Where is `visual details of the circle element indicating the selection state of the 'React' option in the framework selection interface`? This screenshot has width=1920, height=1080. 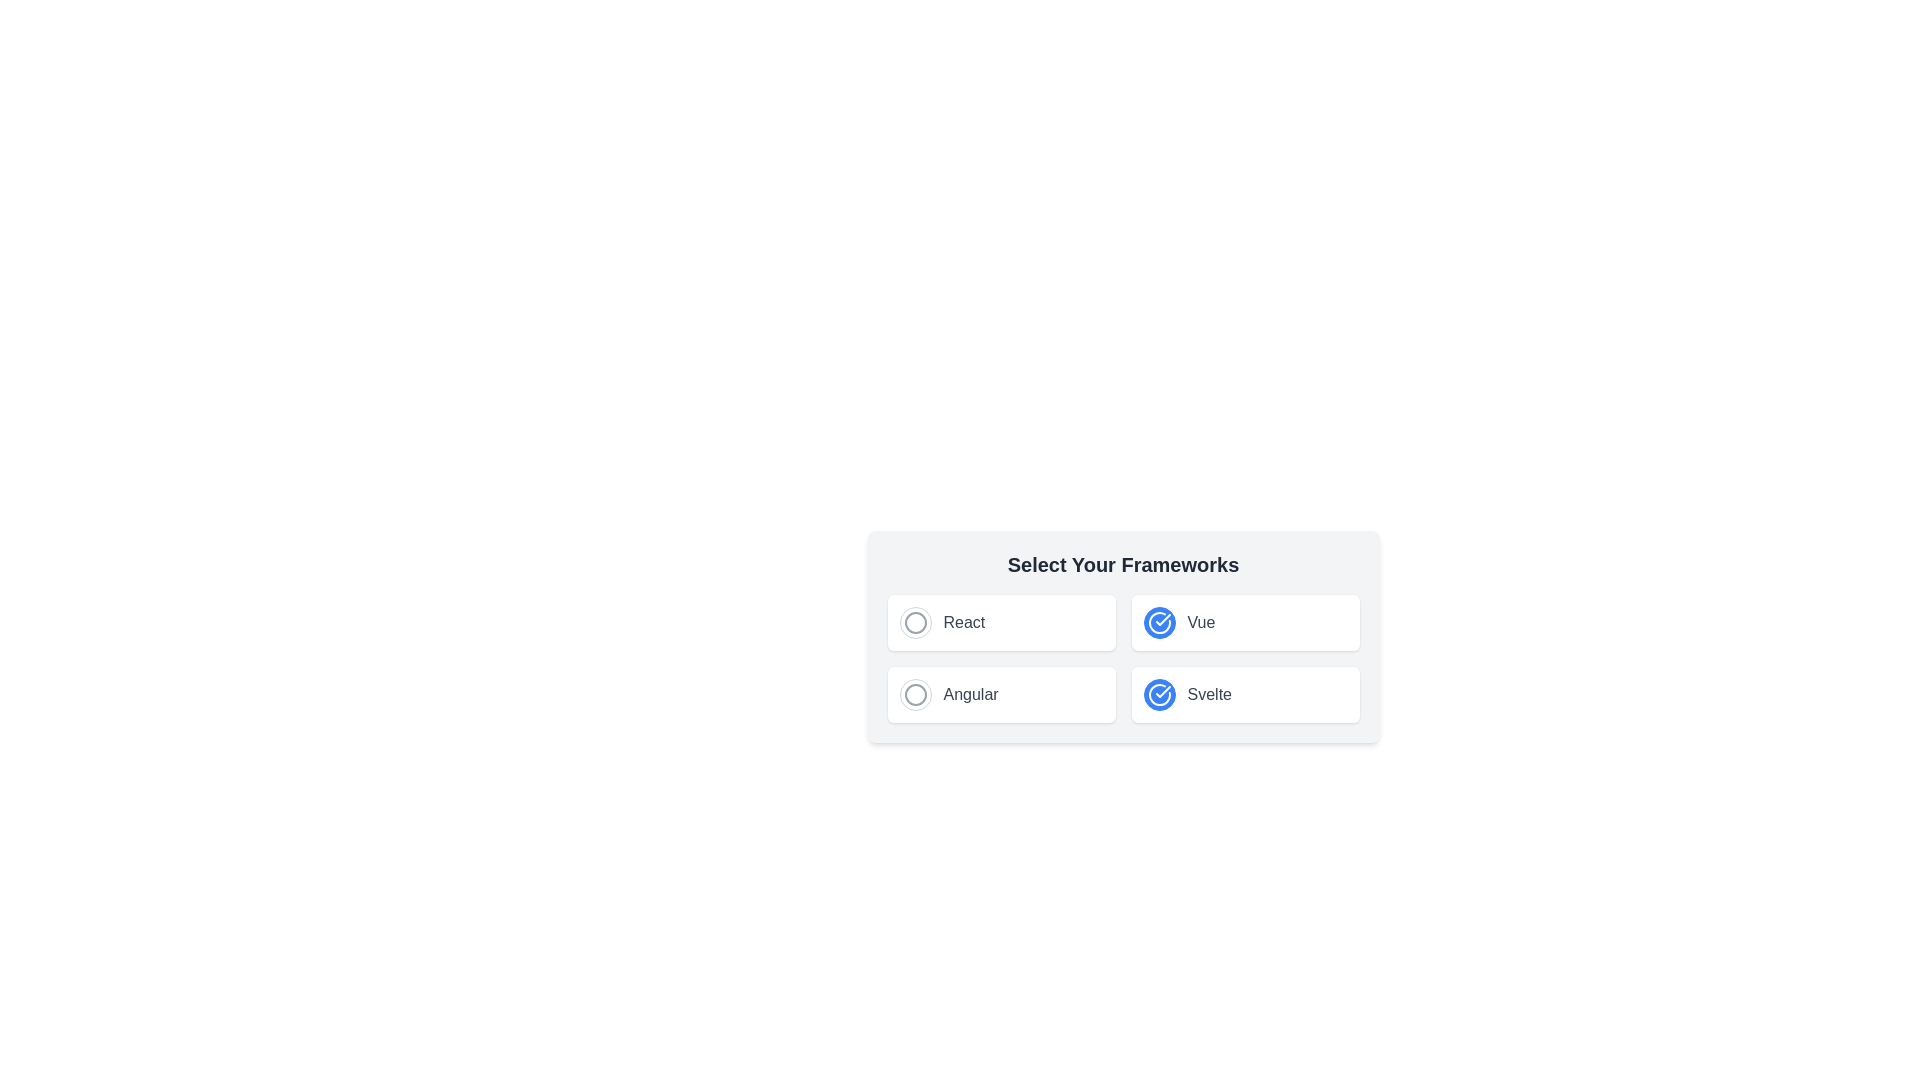 visual details of the circle element indicating the selection state of the 'React' option in the framework selection interface is located at coordinates (914, 622).